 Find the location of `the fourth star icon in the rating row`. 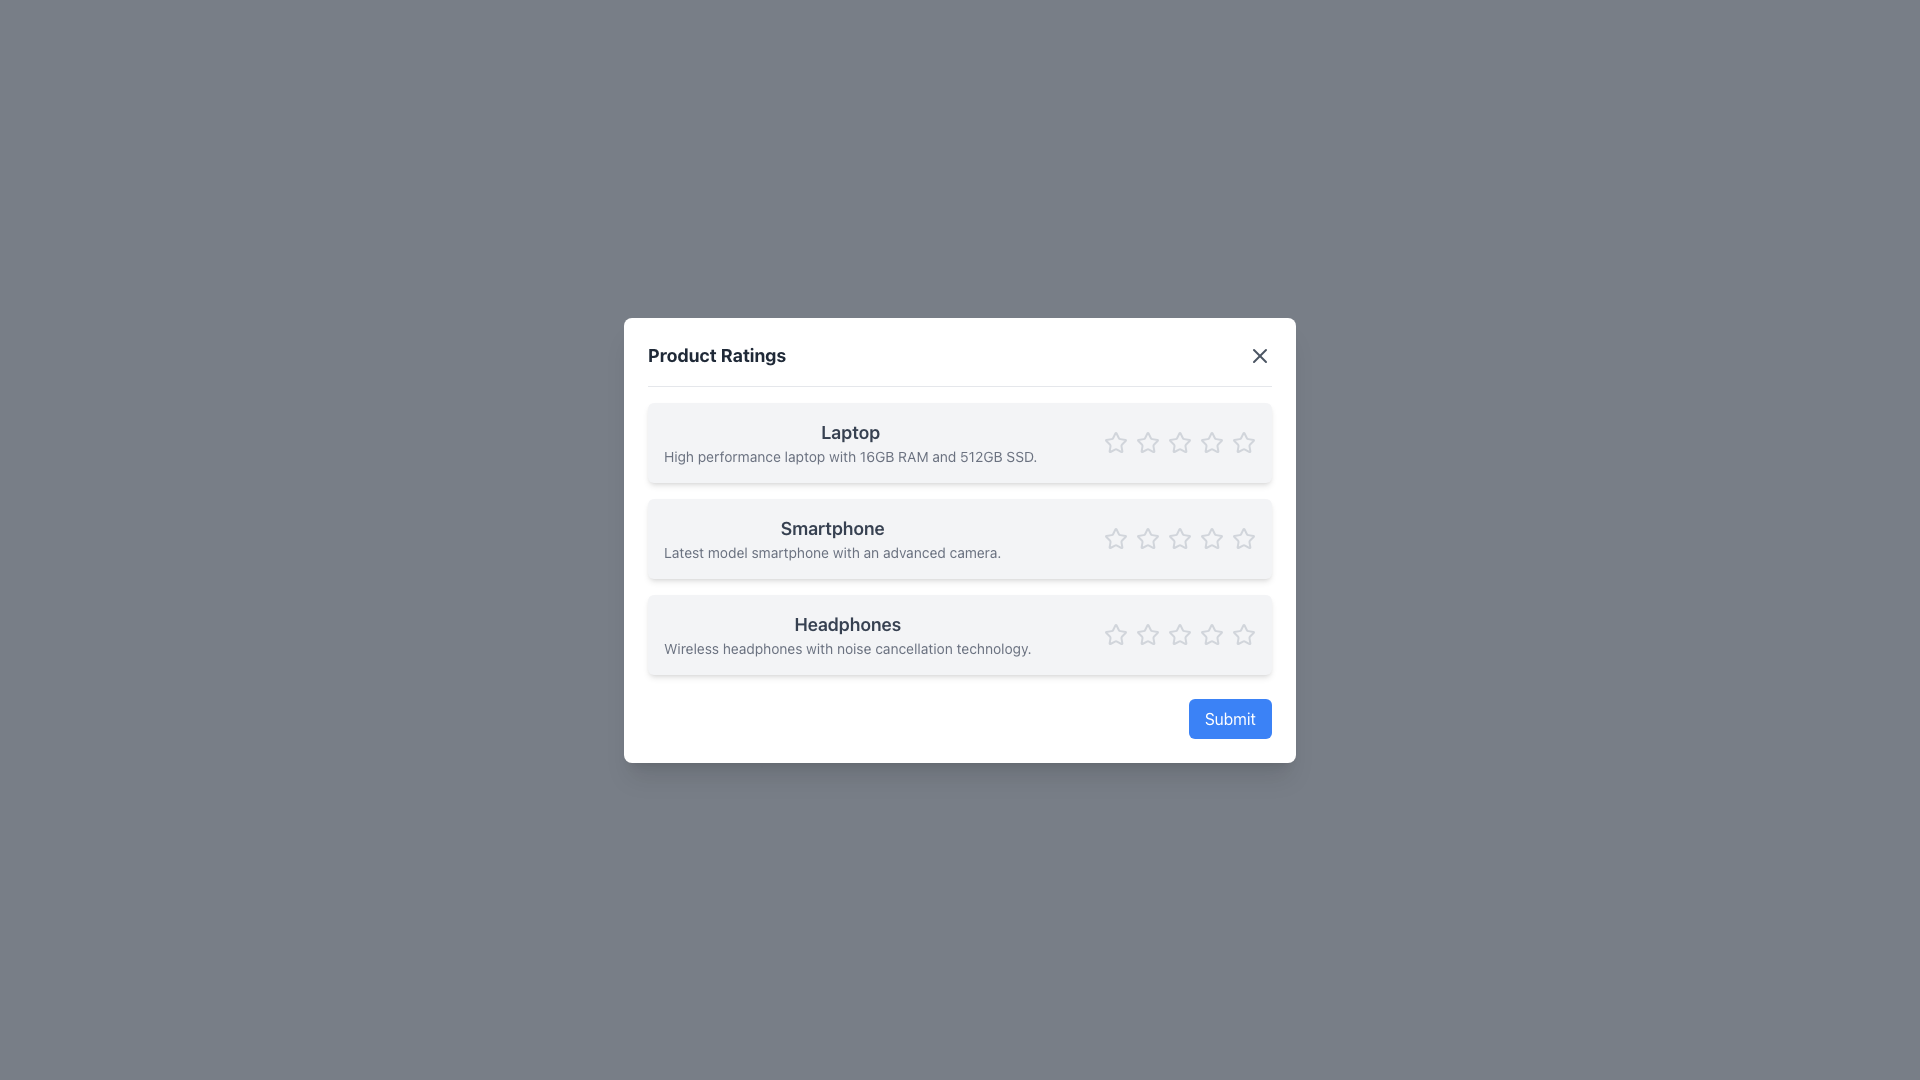

the fourth star icon in the rating row is located at coordinates (1179, 441).